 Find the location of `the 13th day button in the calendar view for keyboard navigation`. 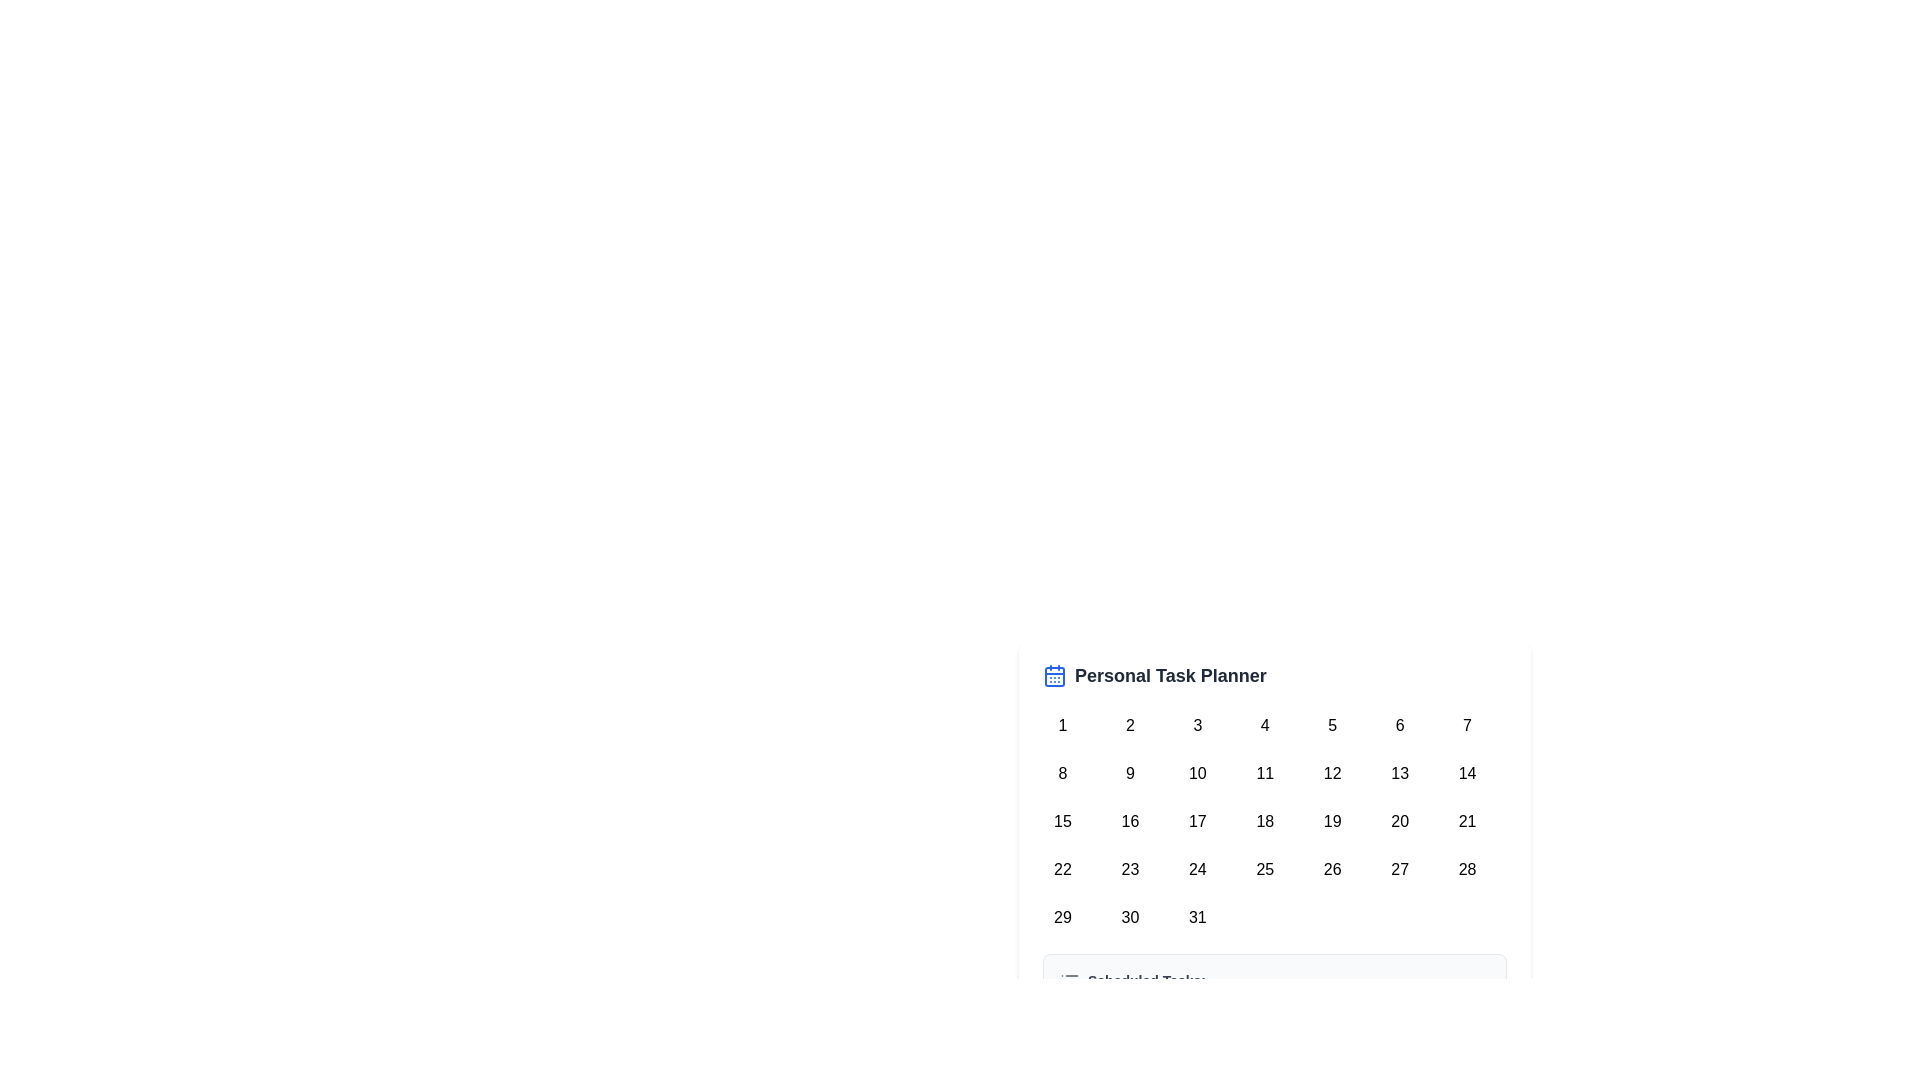

the 13th day button in the calendar view for keyboard navigation is located at coordinates (1399, 773).